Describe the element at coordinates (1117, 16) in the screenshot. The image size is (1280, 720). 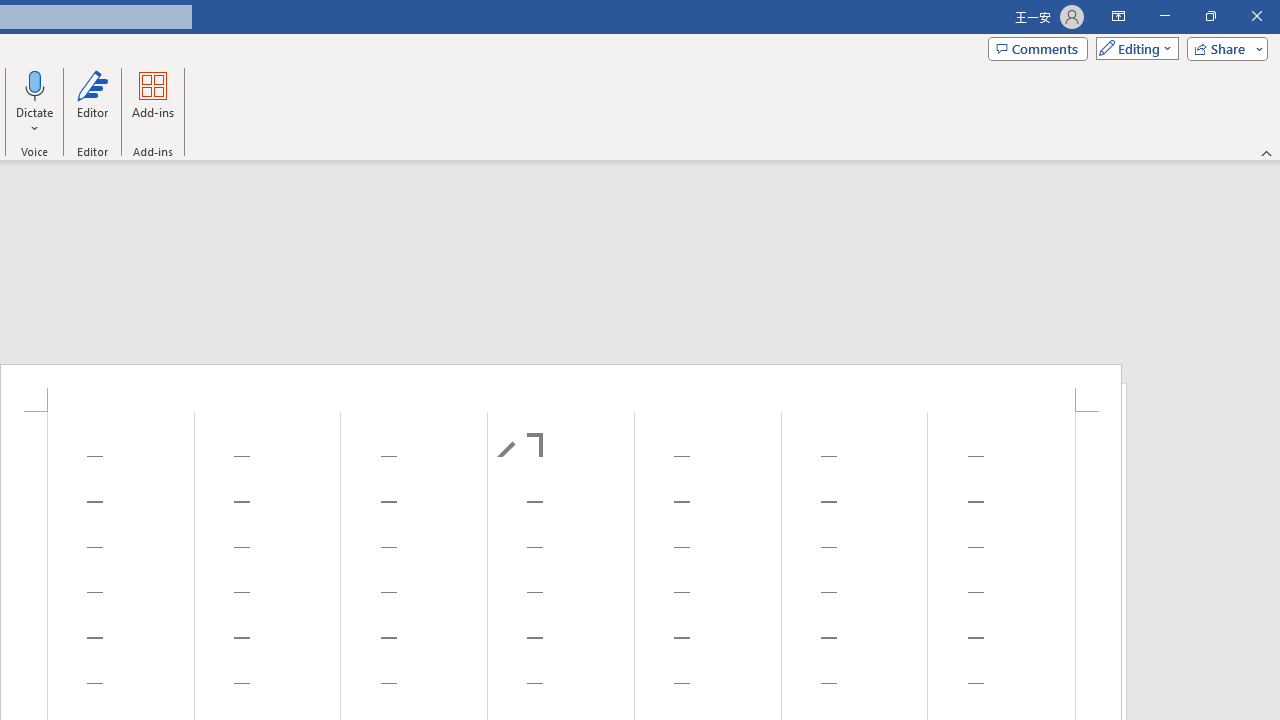
I see `'Ribbon Display Options'` at that location.